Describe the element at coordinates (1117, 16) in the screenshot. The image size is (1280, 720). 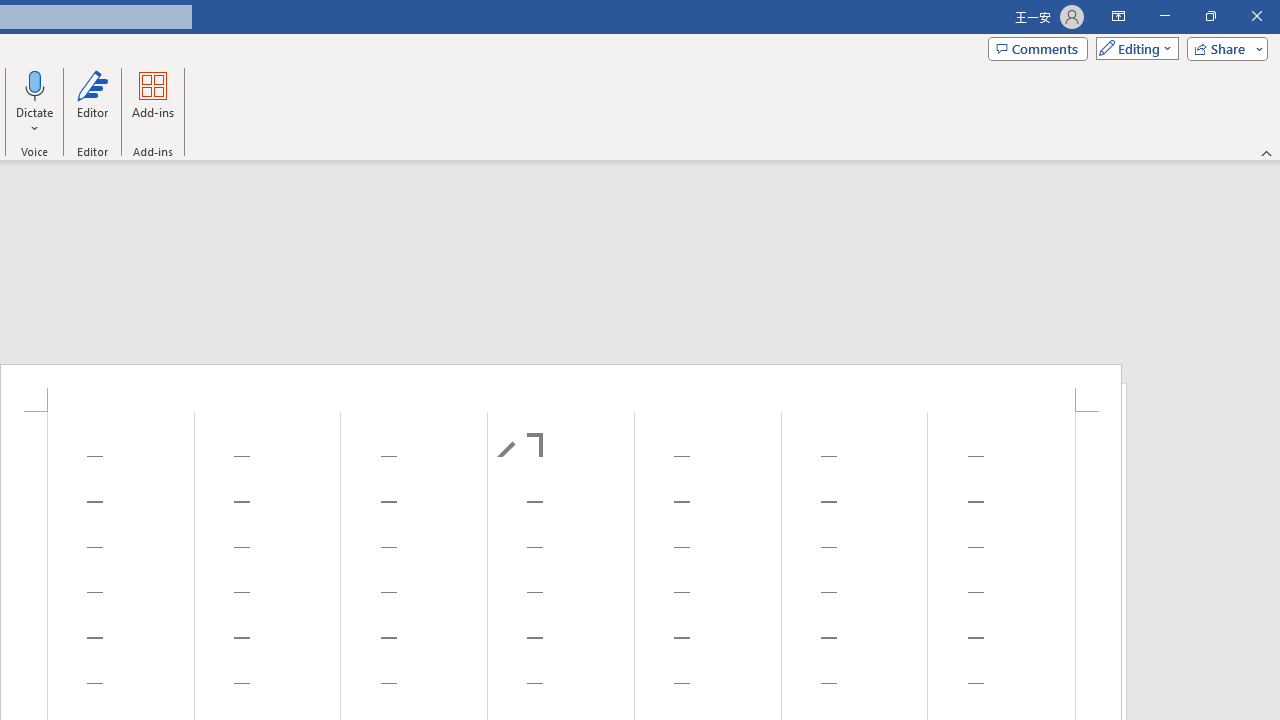
I see `'Ribbon Display Options'` at that location.